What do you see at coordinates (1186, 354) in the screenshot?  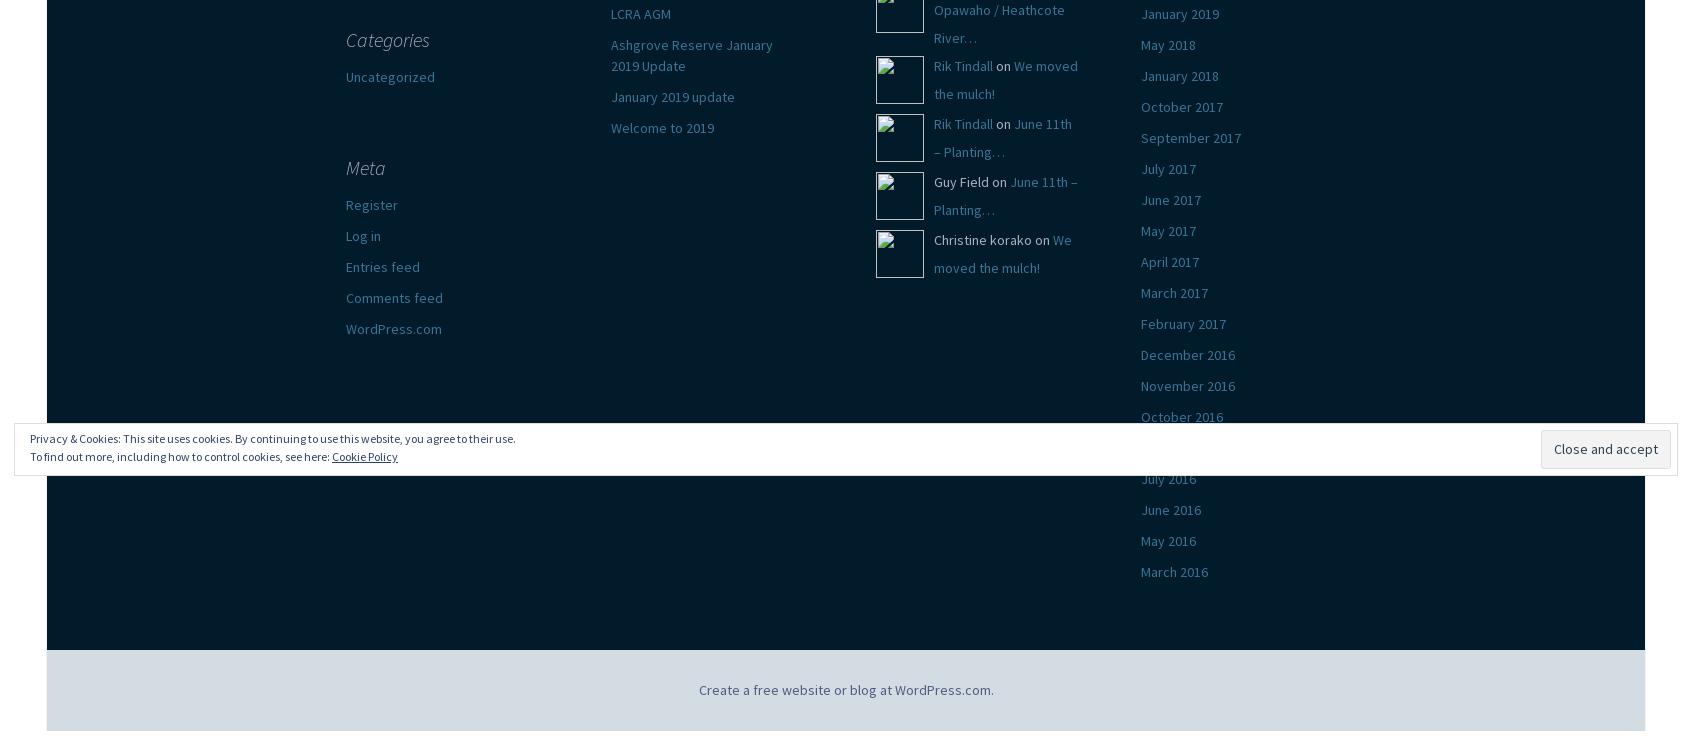 I see `'December 2016'` at bounding box center [1186, 354].